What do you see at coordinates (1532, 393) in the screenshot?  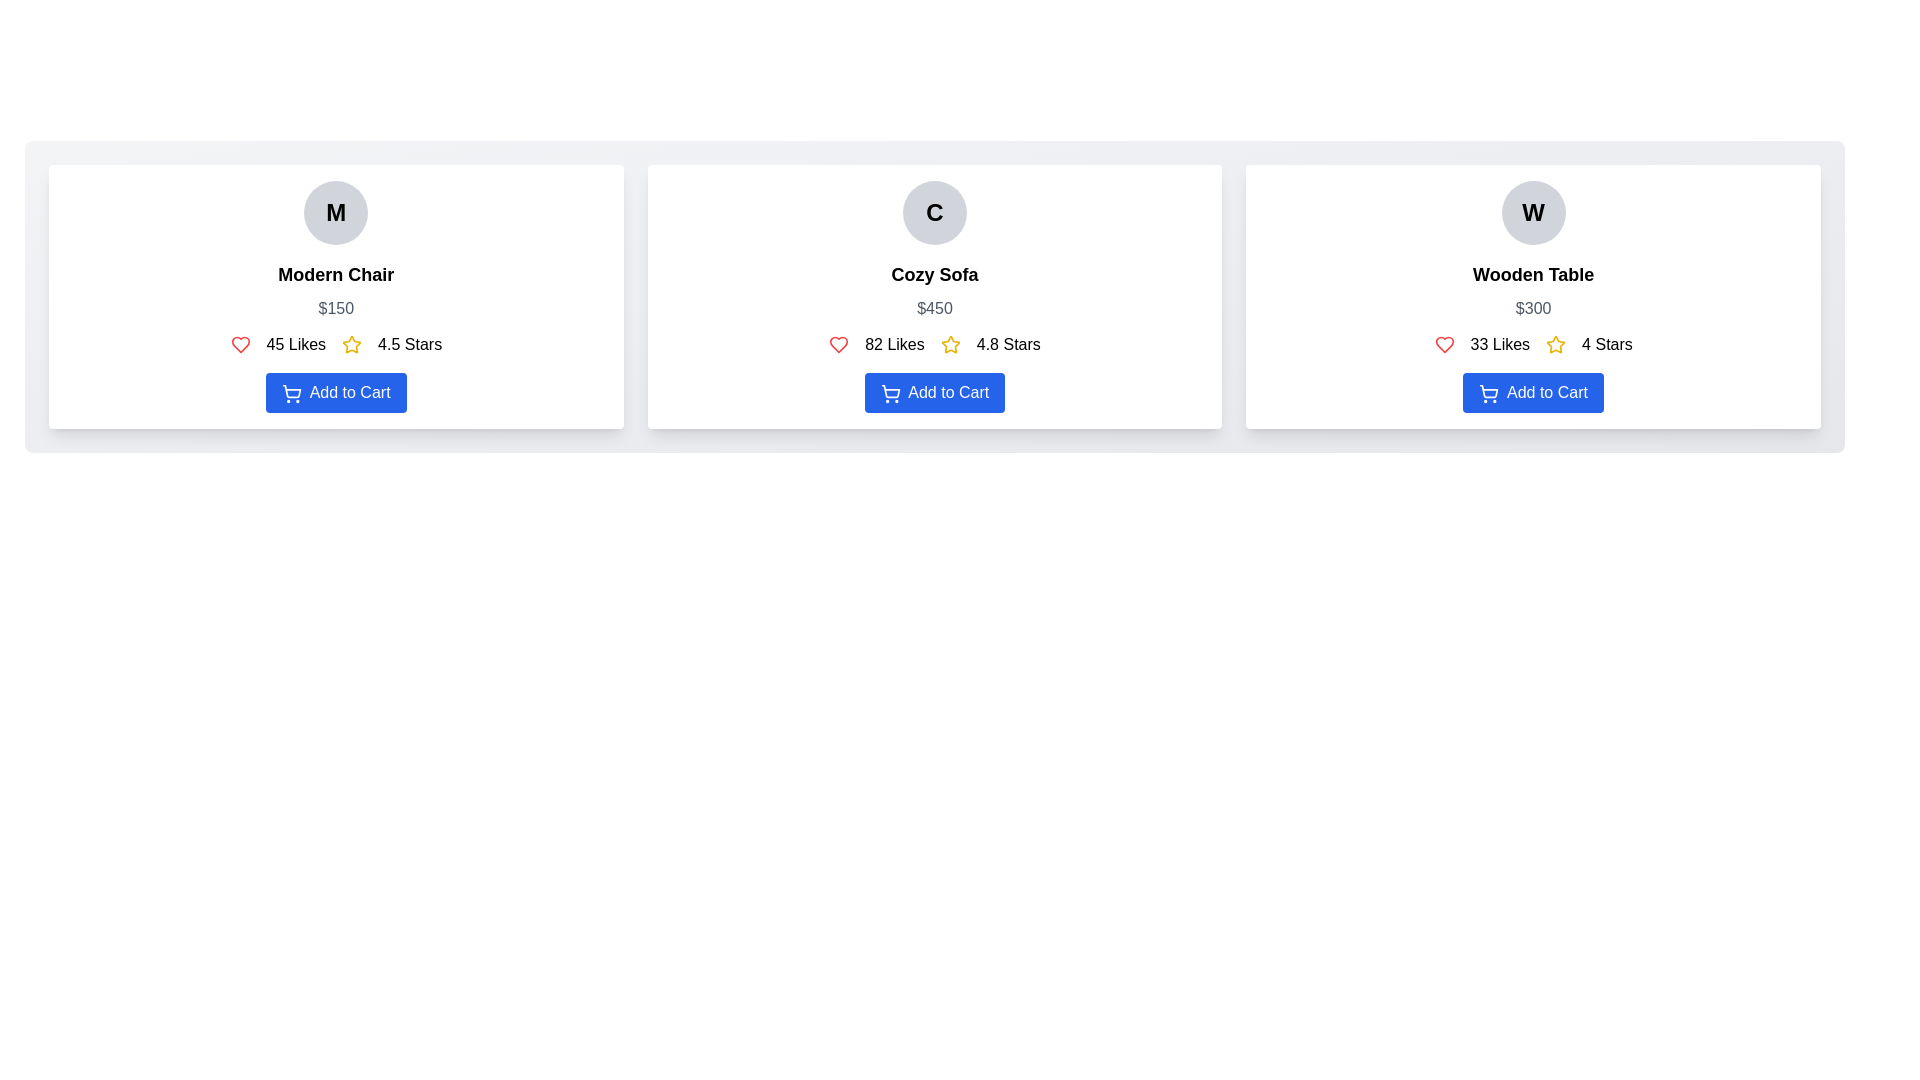 I see `the interactive button located at the bottom of the 'Wooden Table' card on the far right` at bounding box center [1532, 393].